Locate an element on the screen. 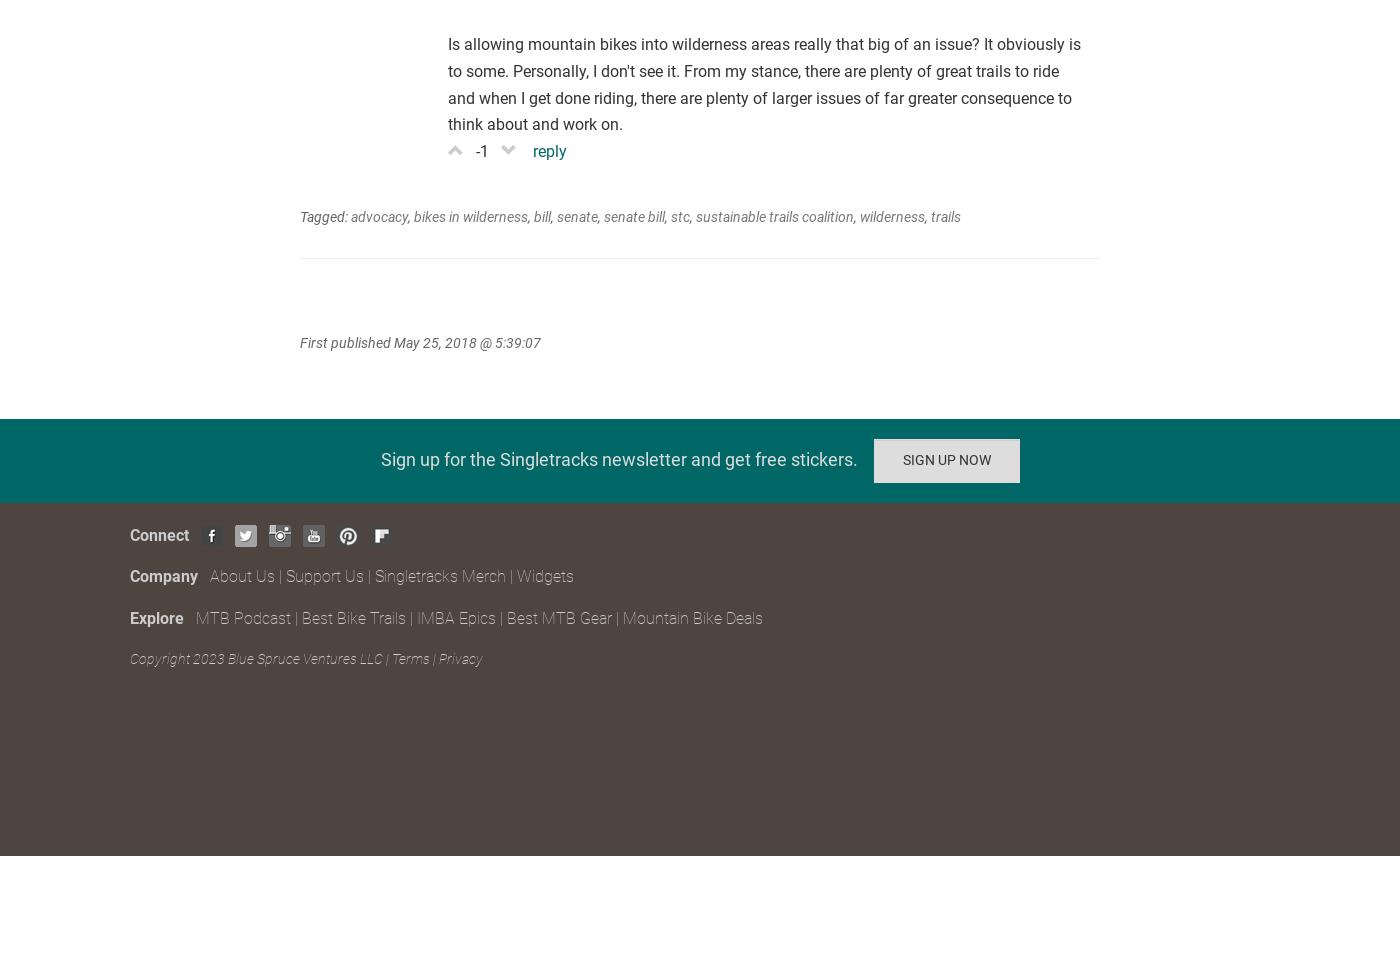 The height and width of the screenshot is (968, 1400). 'About Us' is located at coordinates (242, 576).